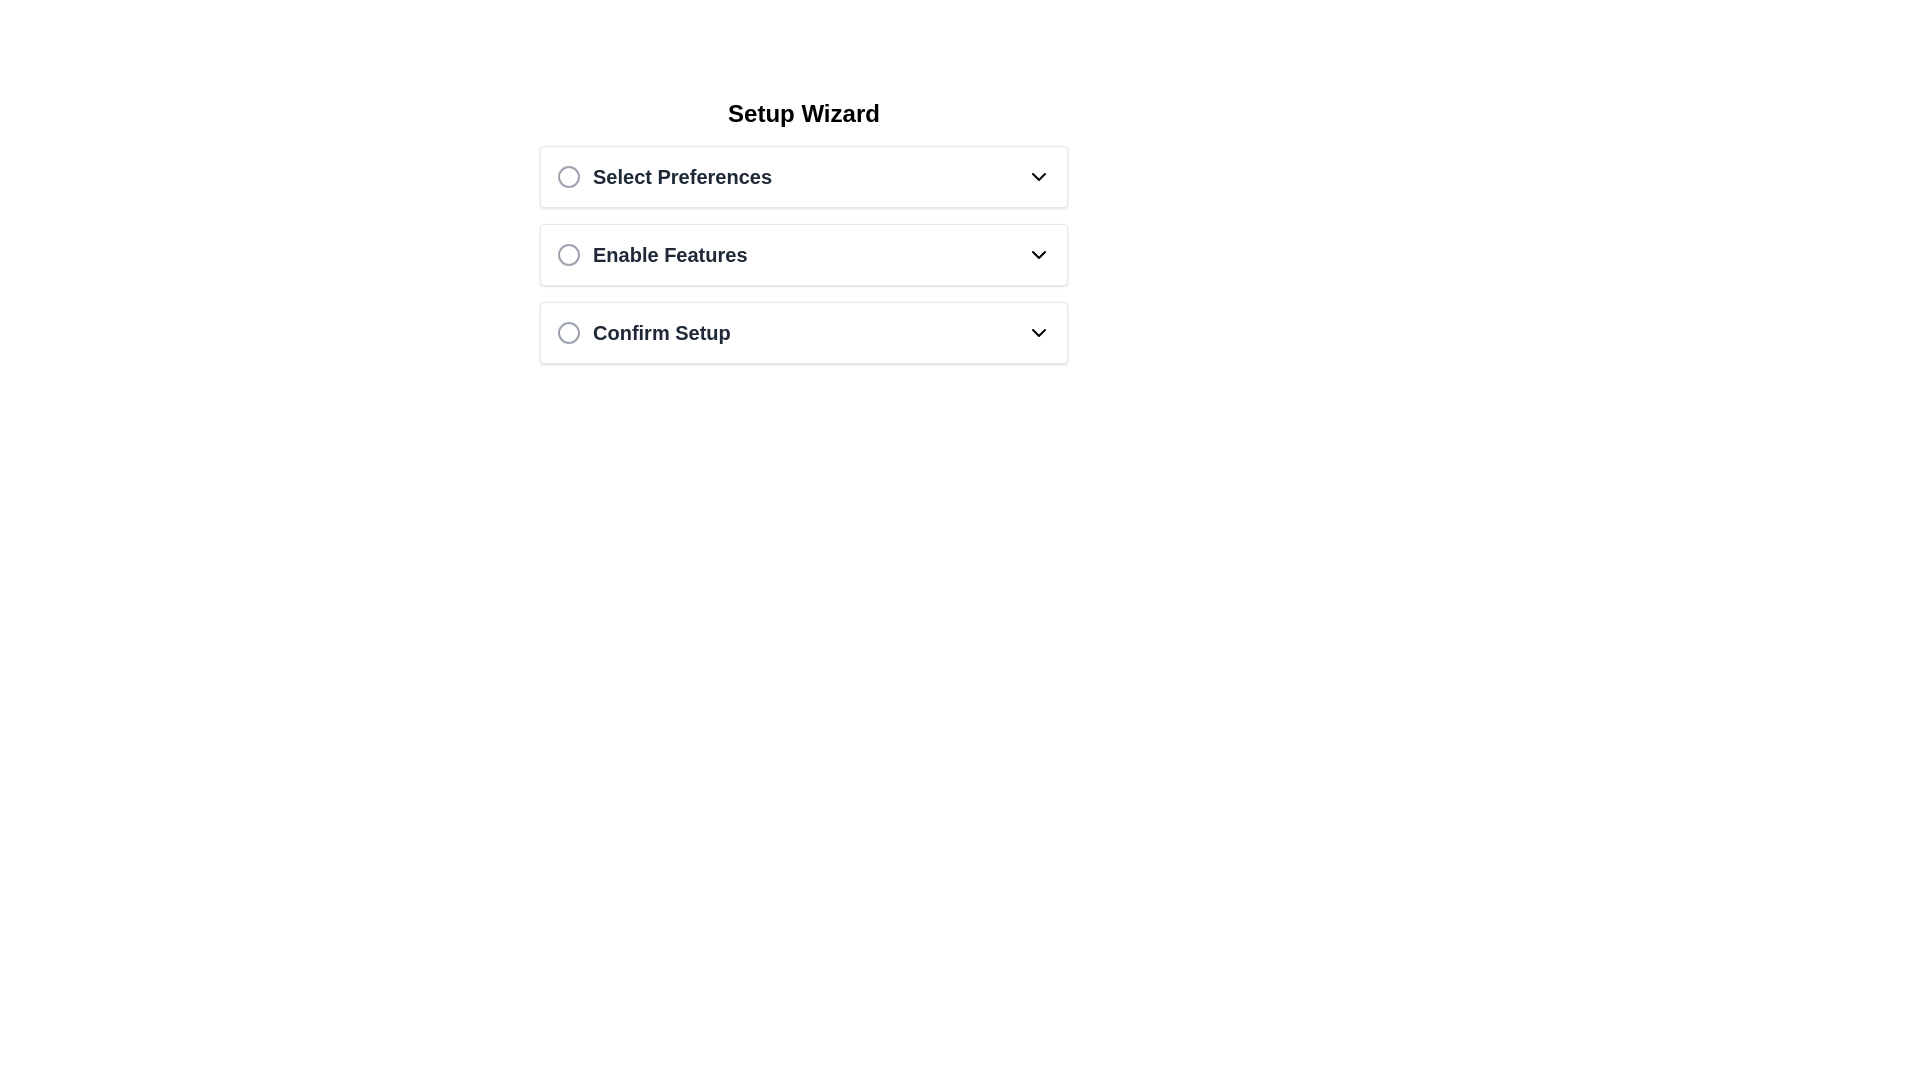 This screenshot has height=1080, width=1920. I want to click on the title text element that serves as a descriptor for the associated setting in the 'Setup Wizard' list, positioned below 'Select Preferences' and above 'Confirm Setup', so click(670, 253).